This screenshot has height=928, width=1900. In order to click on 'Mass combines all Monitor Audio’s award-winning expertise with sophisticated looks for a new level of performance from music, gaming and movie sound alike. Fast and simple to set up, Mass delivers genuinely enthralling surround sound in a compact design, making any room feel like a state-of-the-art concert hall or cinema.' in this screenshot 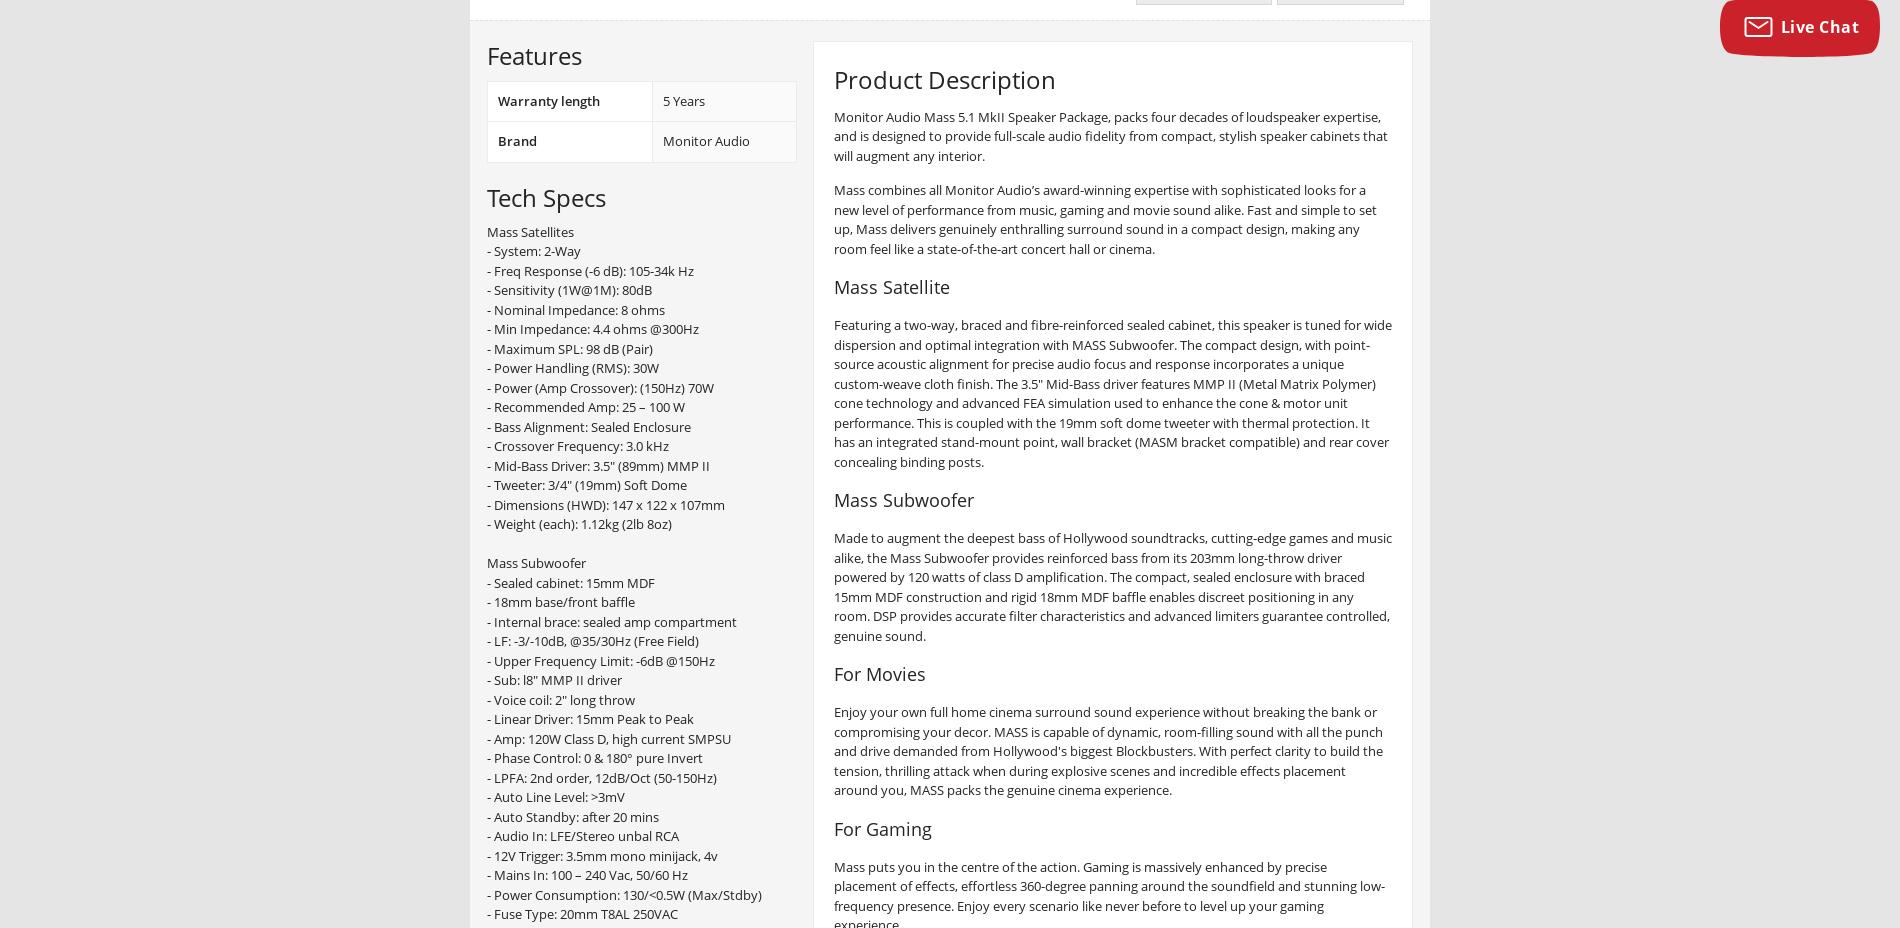, I will do `click(1105, 219)`.